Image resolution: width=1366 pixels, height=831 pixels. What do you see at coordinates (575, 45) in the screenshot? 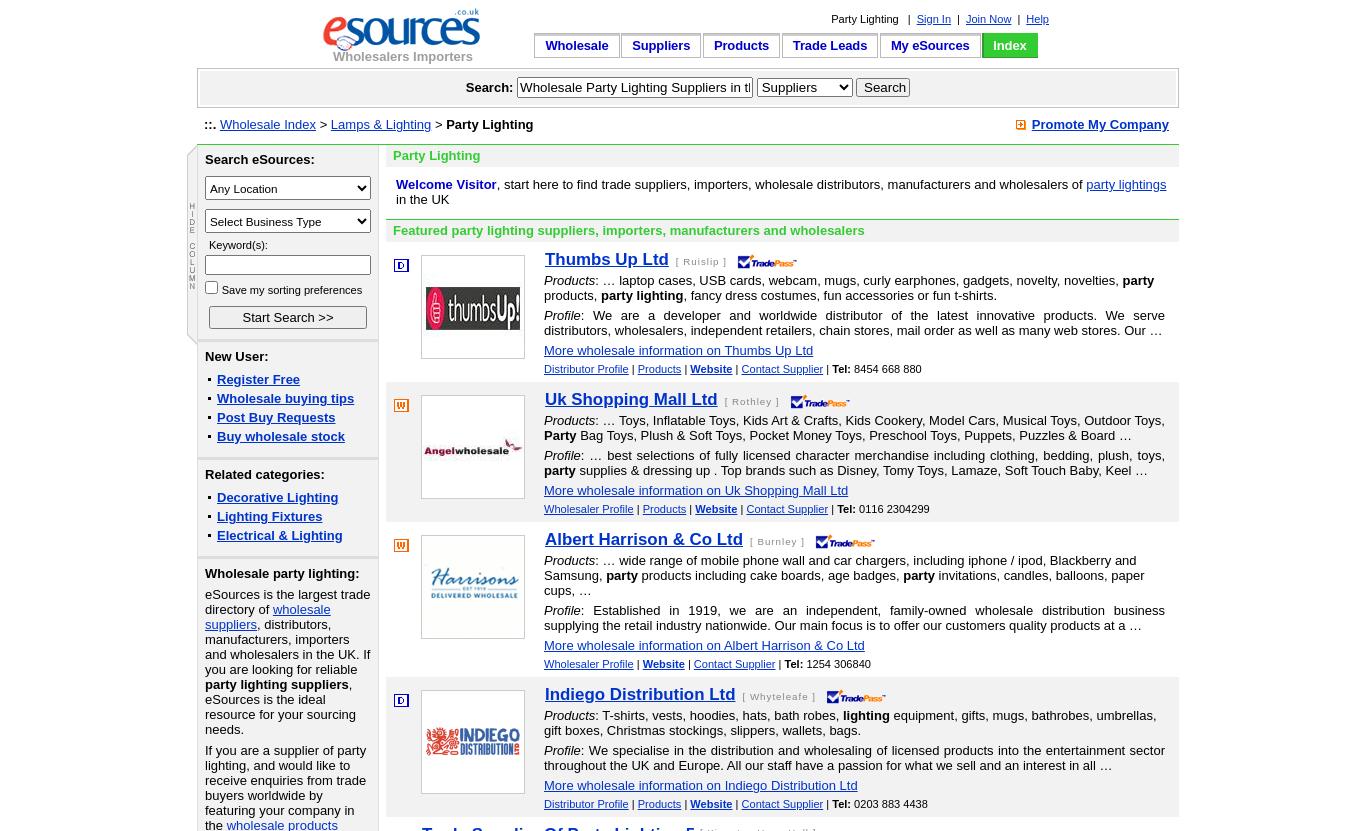
I see `'Wholesale'` at bounding box center [575, 45].